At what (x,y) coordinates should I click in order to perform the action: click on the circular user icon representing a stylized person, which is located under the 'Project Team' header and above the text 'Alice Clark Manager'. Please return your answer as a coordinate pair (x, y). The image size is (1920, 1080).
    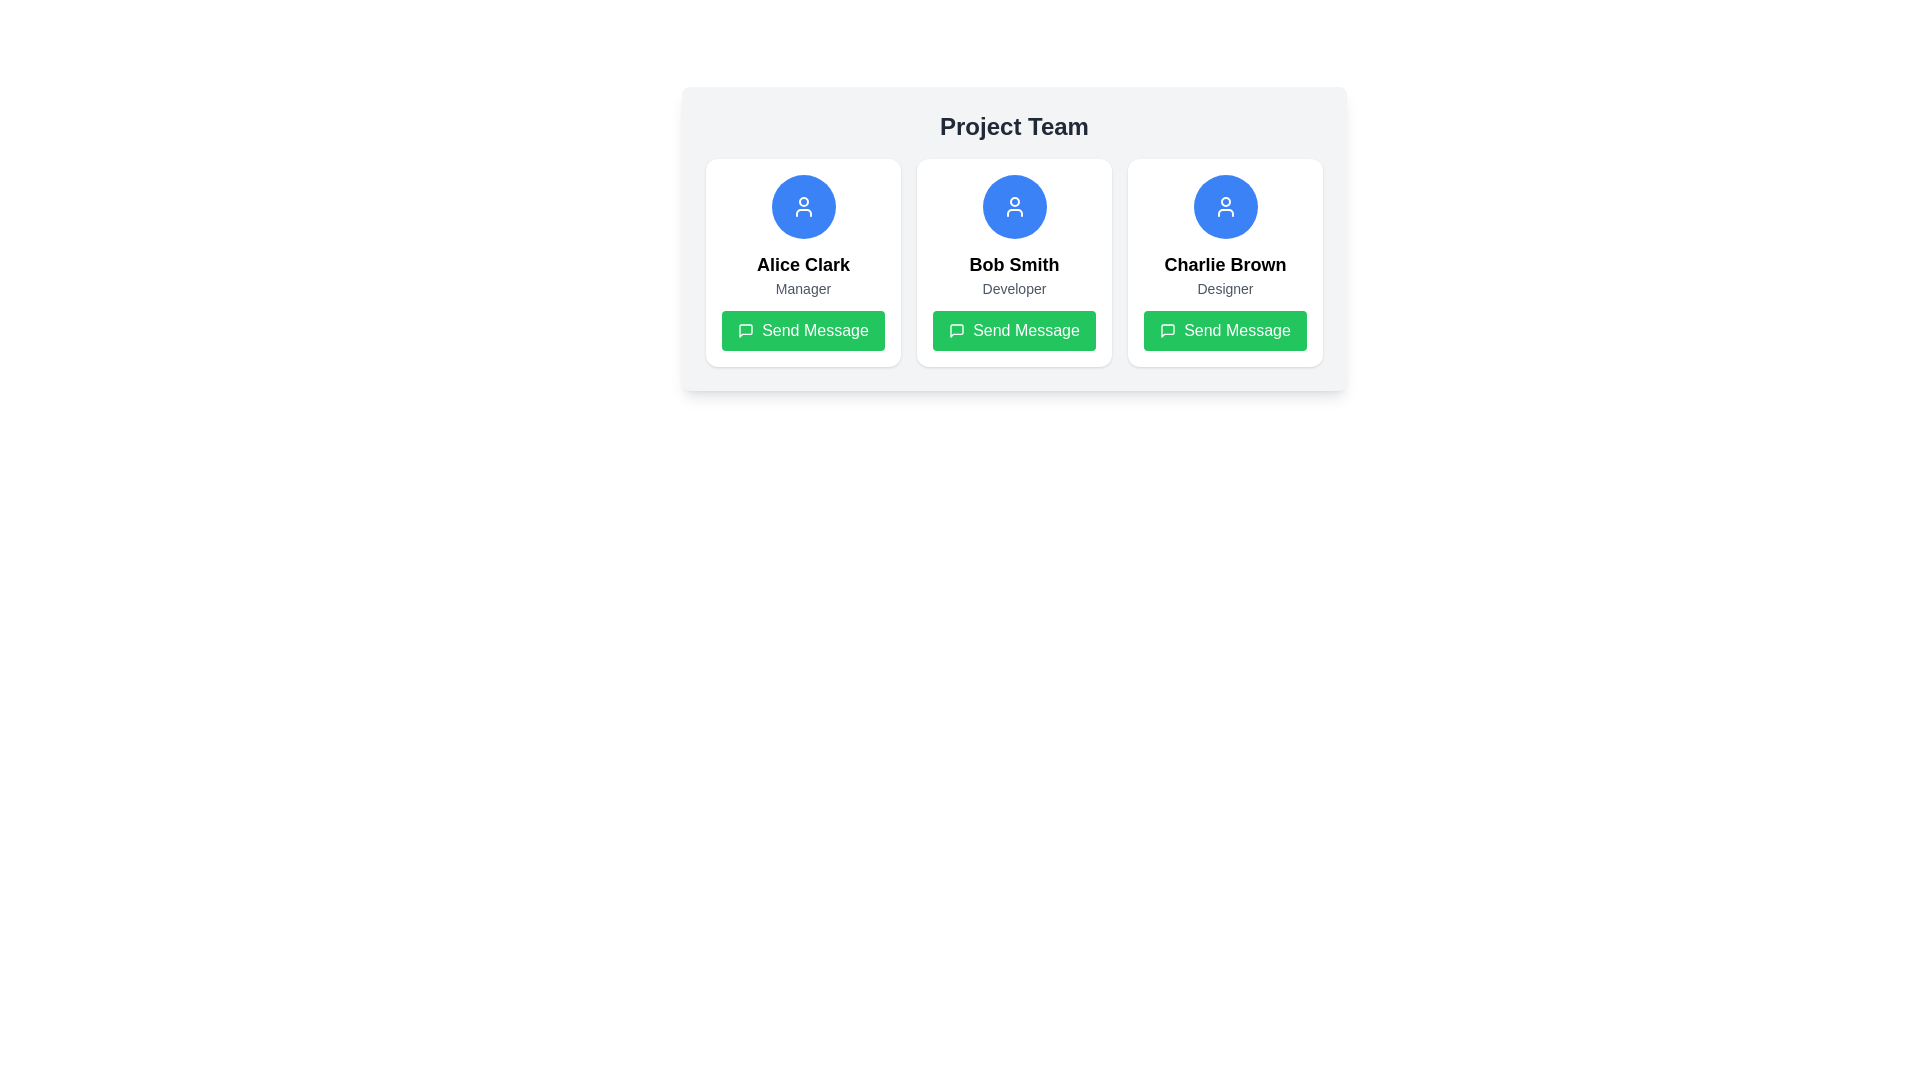
    Looking at the image, I should click on (803, 207).